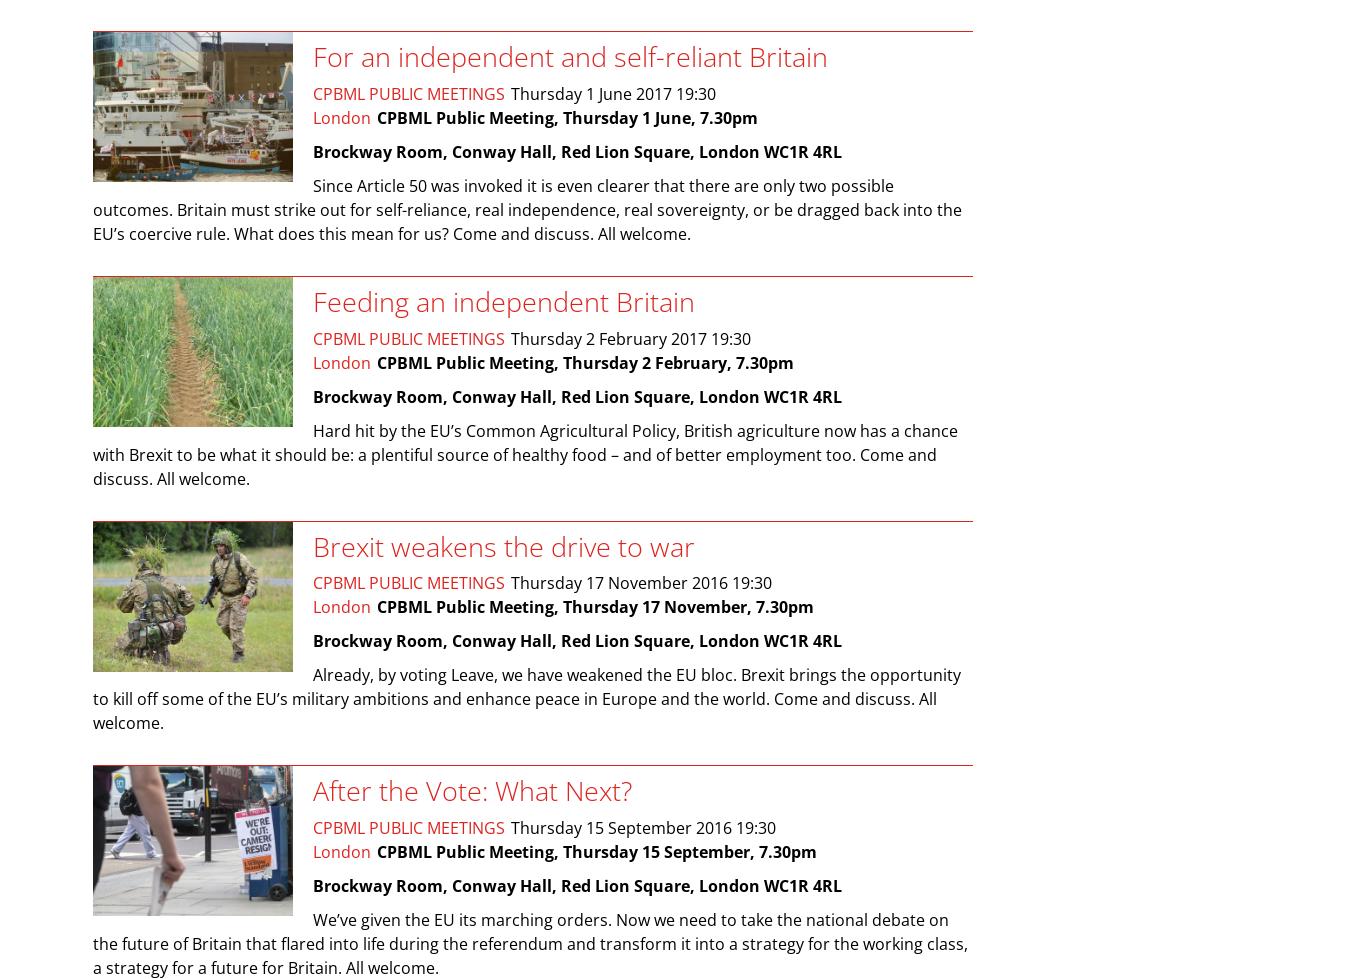 Image resolution: width=1366 pixels, height=979 pixels. I want to click on 'CPBML Public Meeting, Thursday 17 November, 7.30pm', so click(594, 605).